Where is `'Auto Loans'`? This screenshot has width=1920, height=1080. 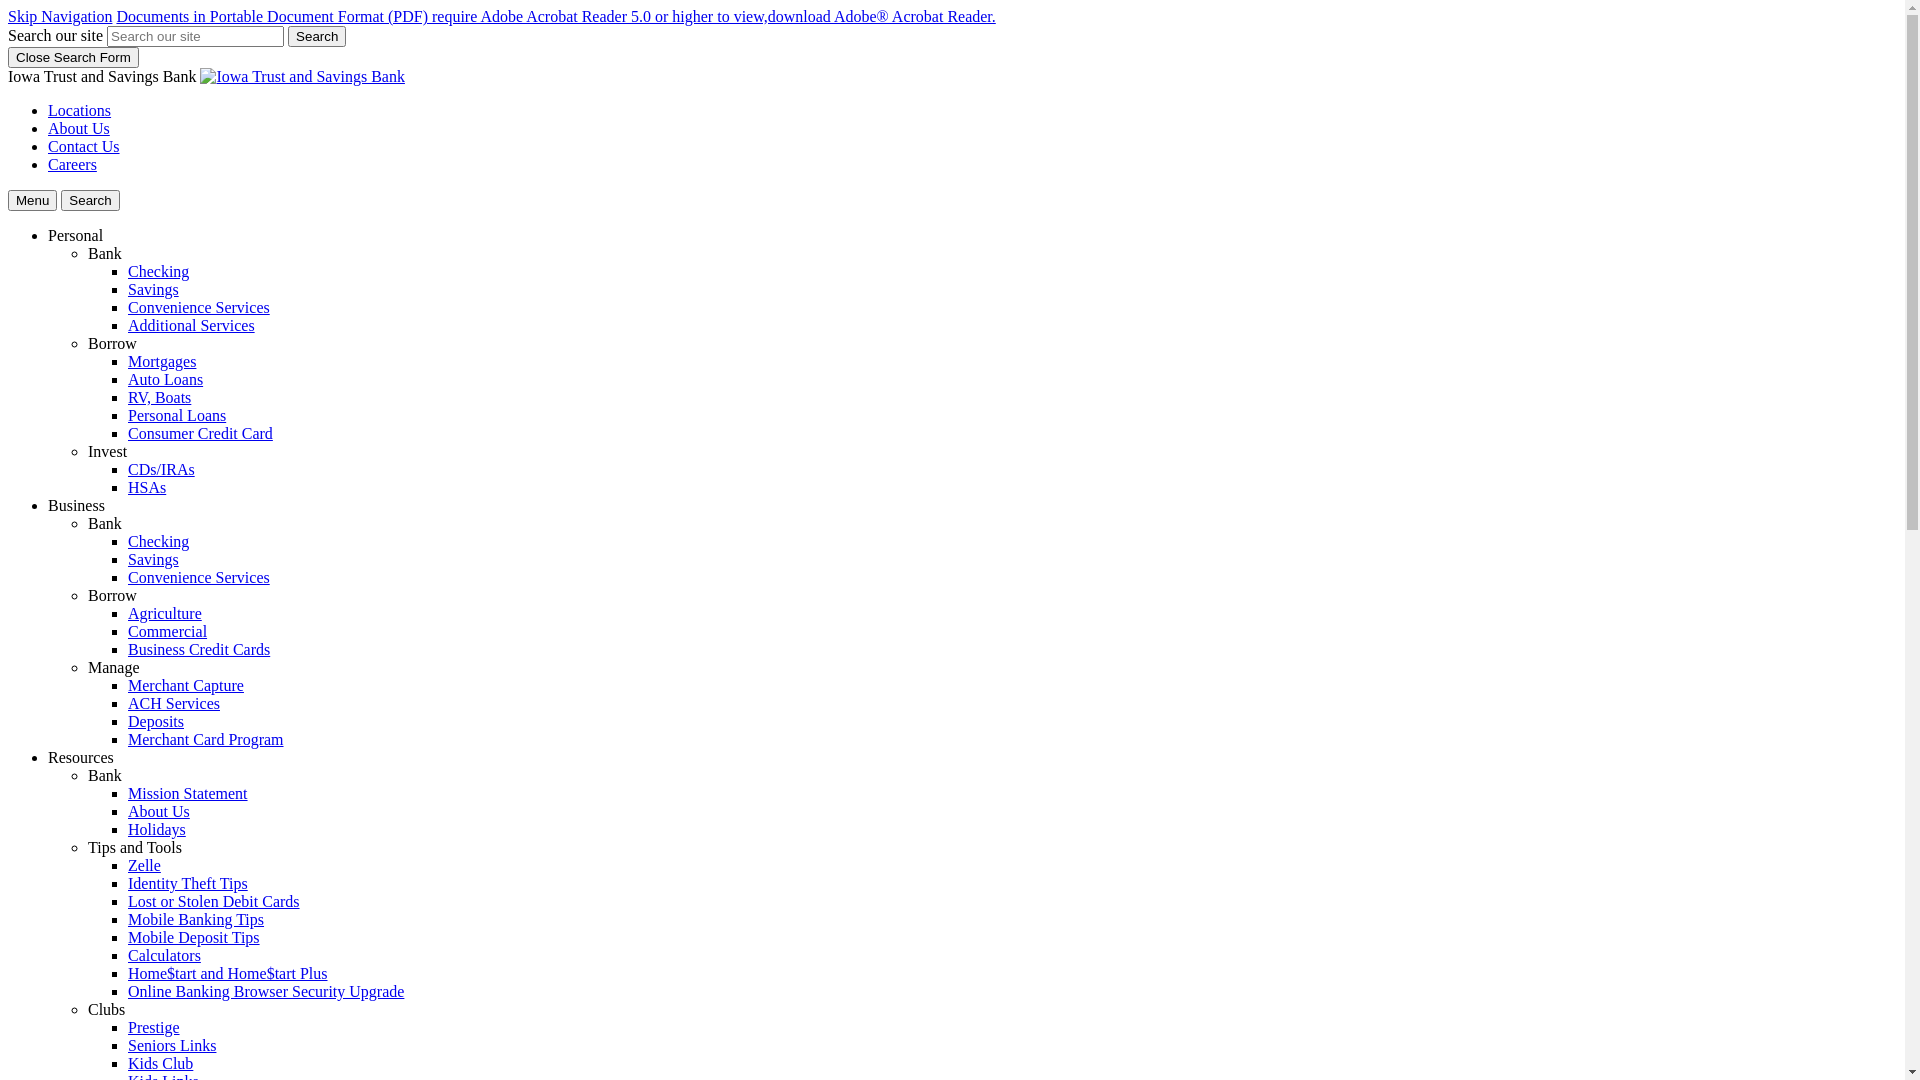 'Auto Loans' is located at coordinates (127, 379).